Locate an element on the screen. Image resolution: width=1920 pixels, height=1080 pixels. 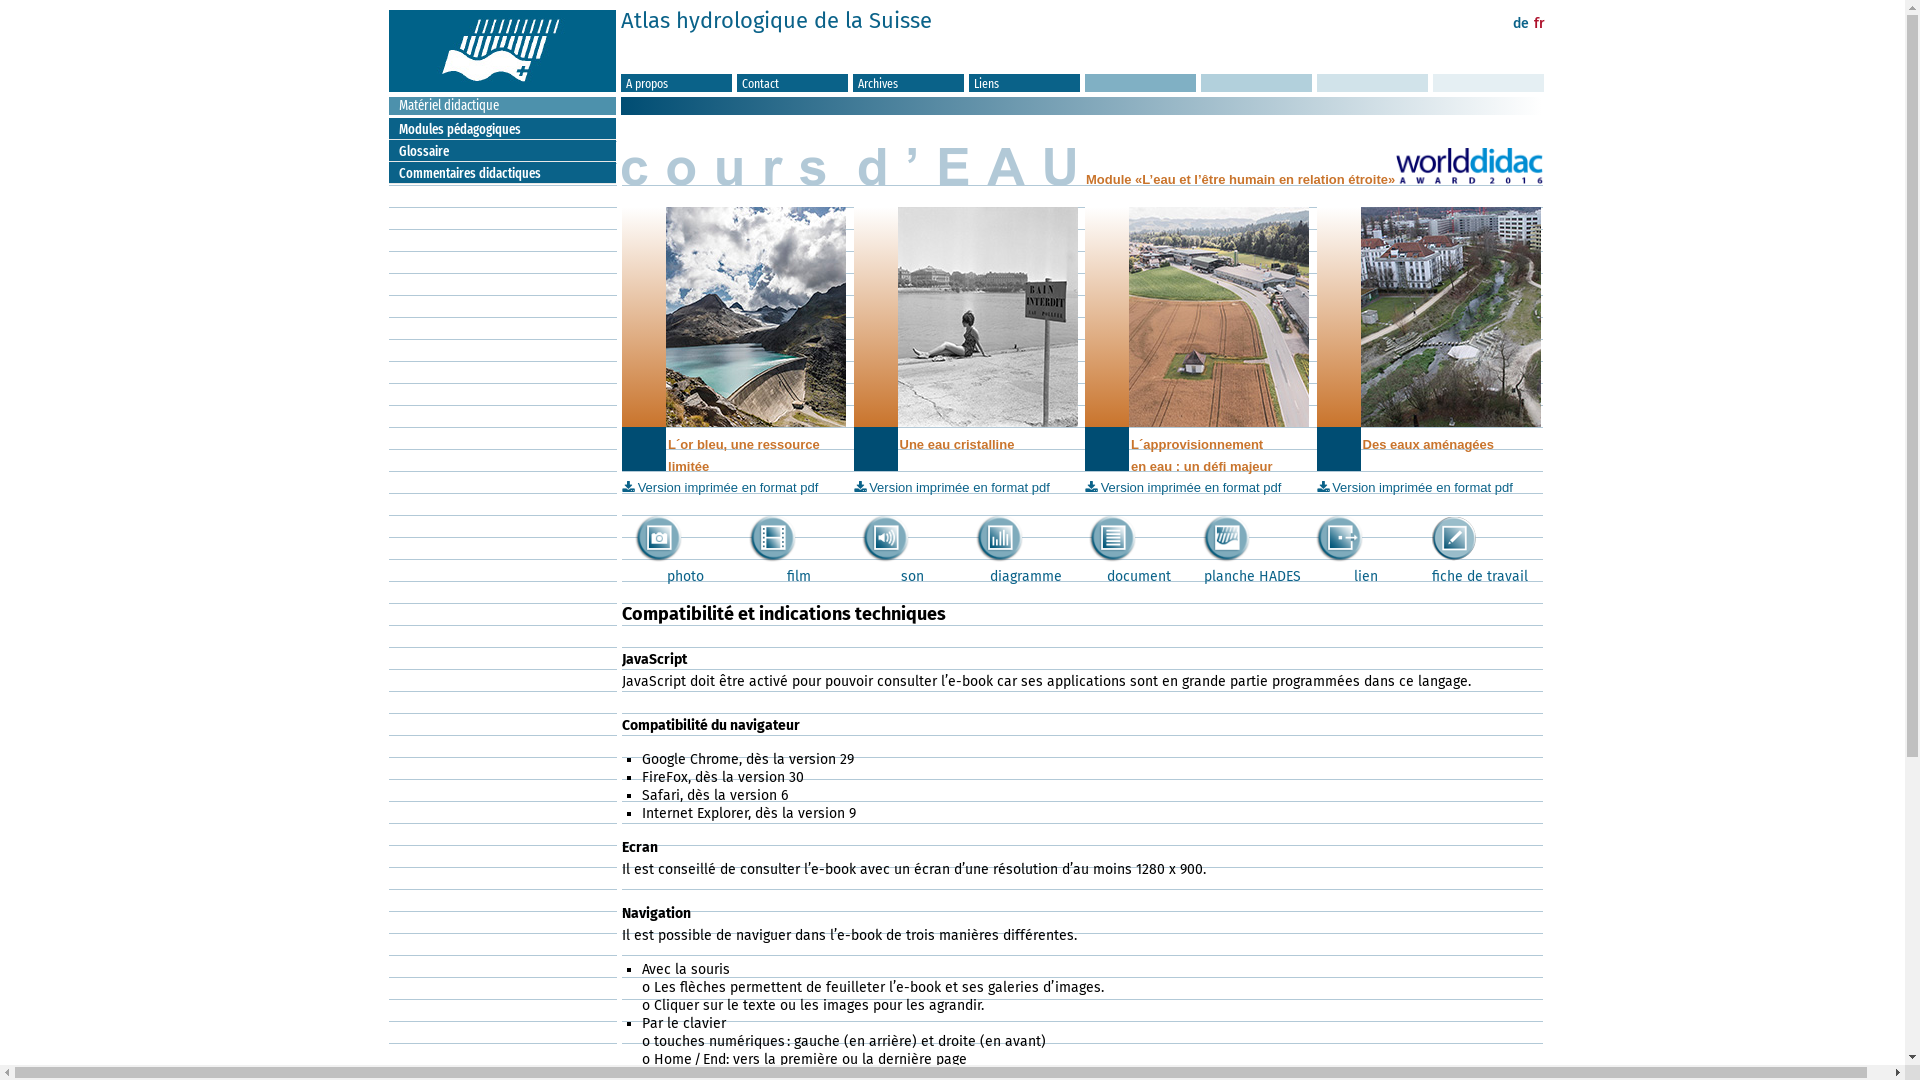
'bouton photo' is located at coordinates (658, 537).